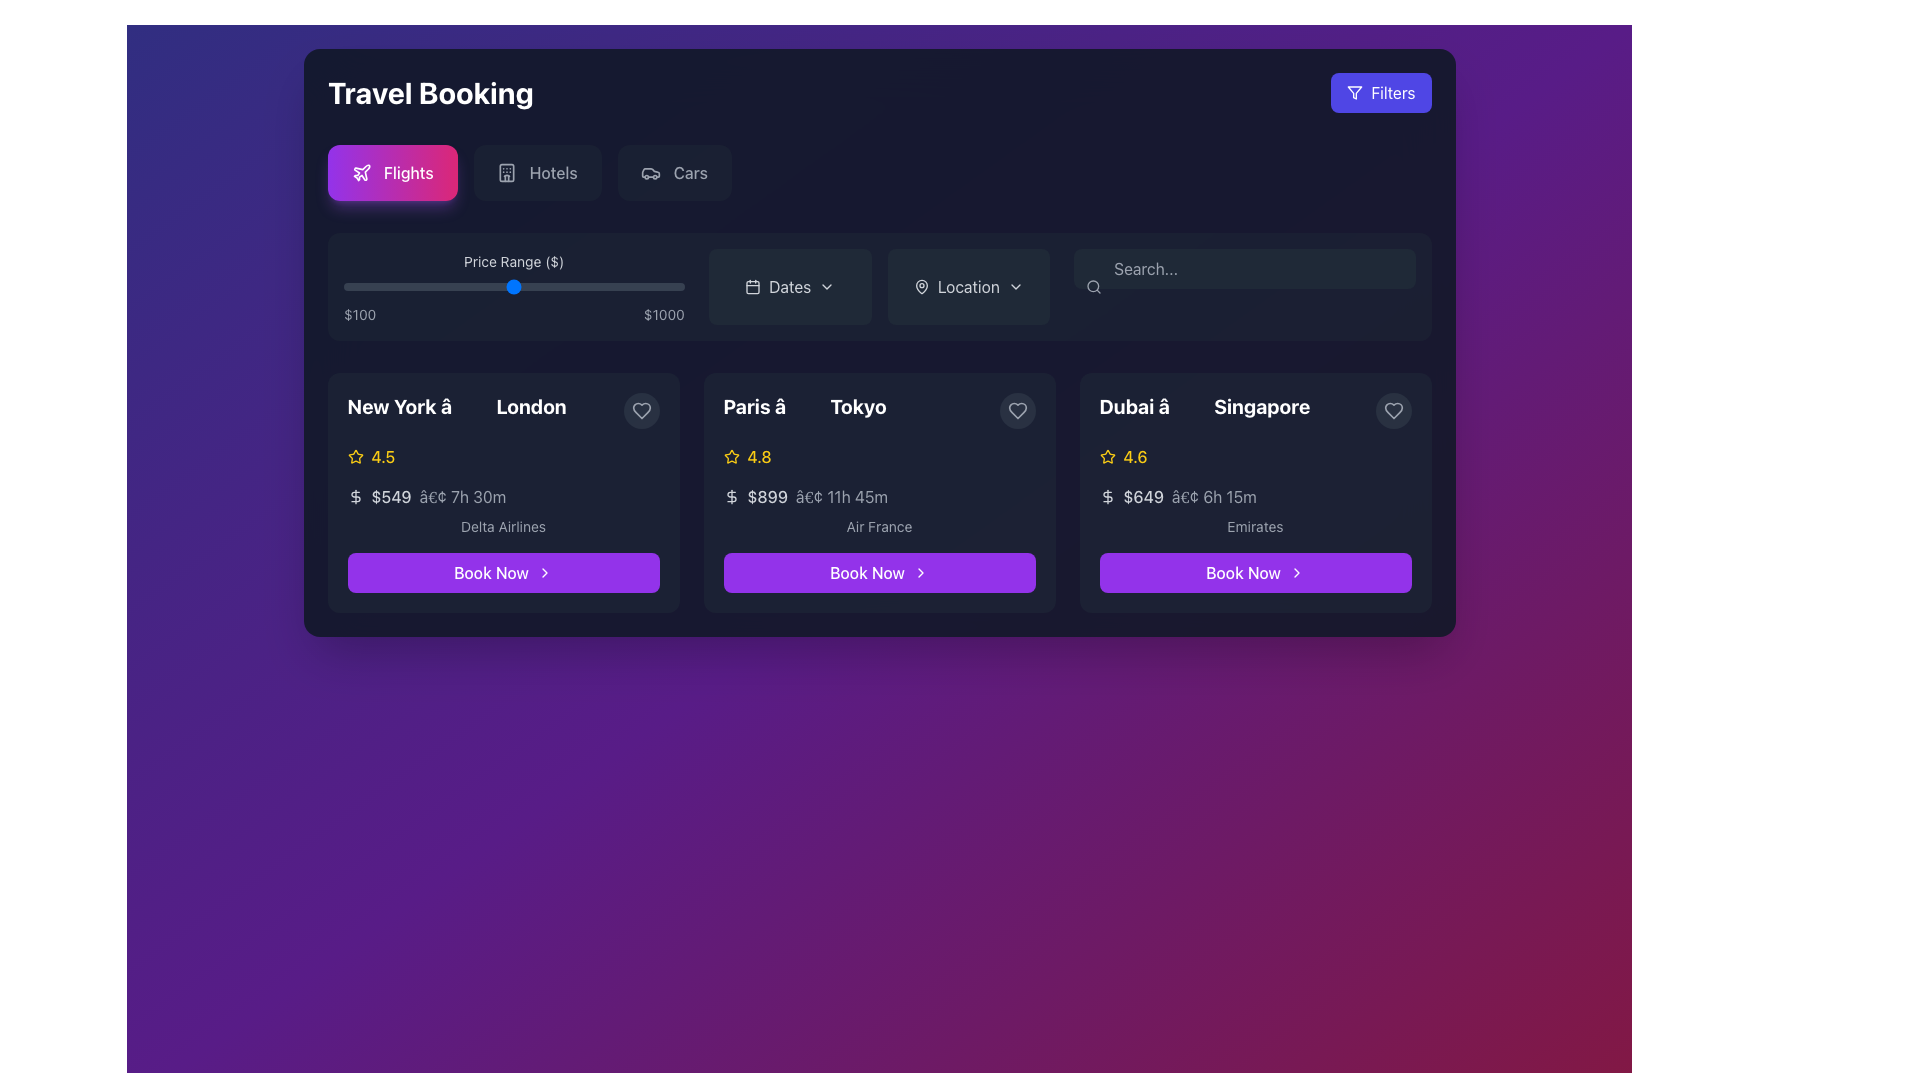  I want to click on price and estimated travel duration information located in the upper section of the middle card, beneath the destination titles 'Paris' and 'Tokyo', and above the airline information 'Air France', so click(879, 496).